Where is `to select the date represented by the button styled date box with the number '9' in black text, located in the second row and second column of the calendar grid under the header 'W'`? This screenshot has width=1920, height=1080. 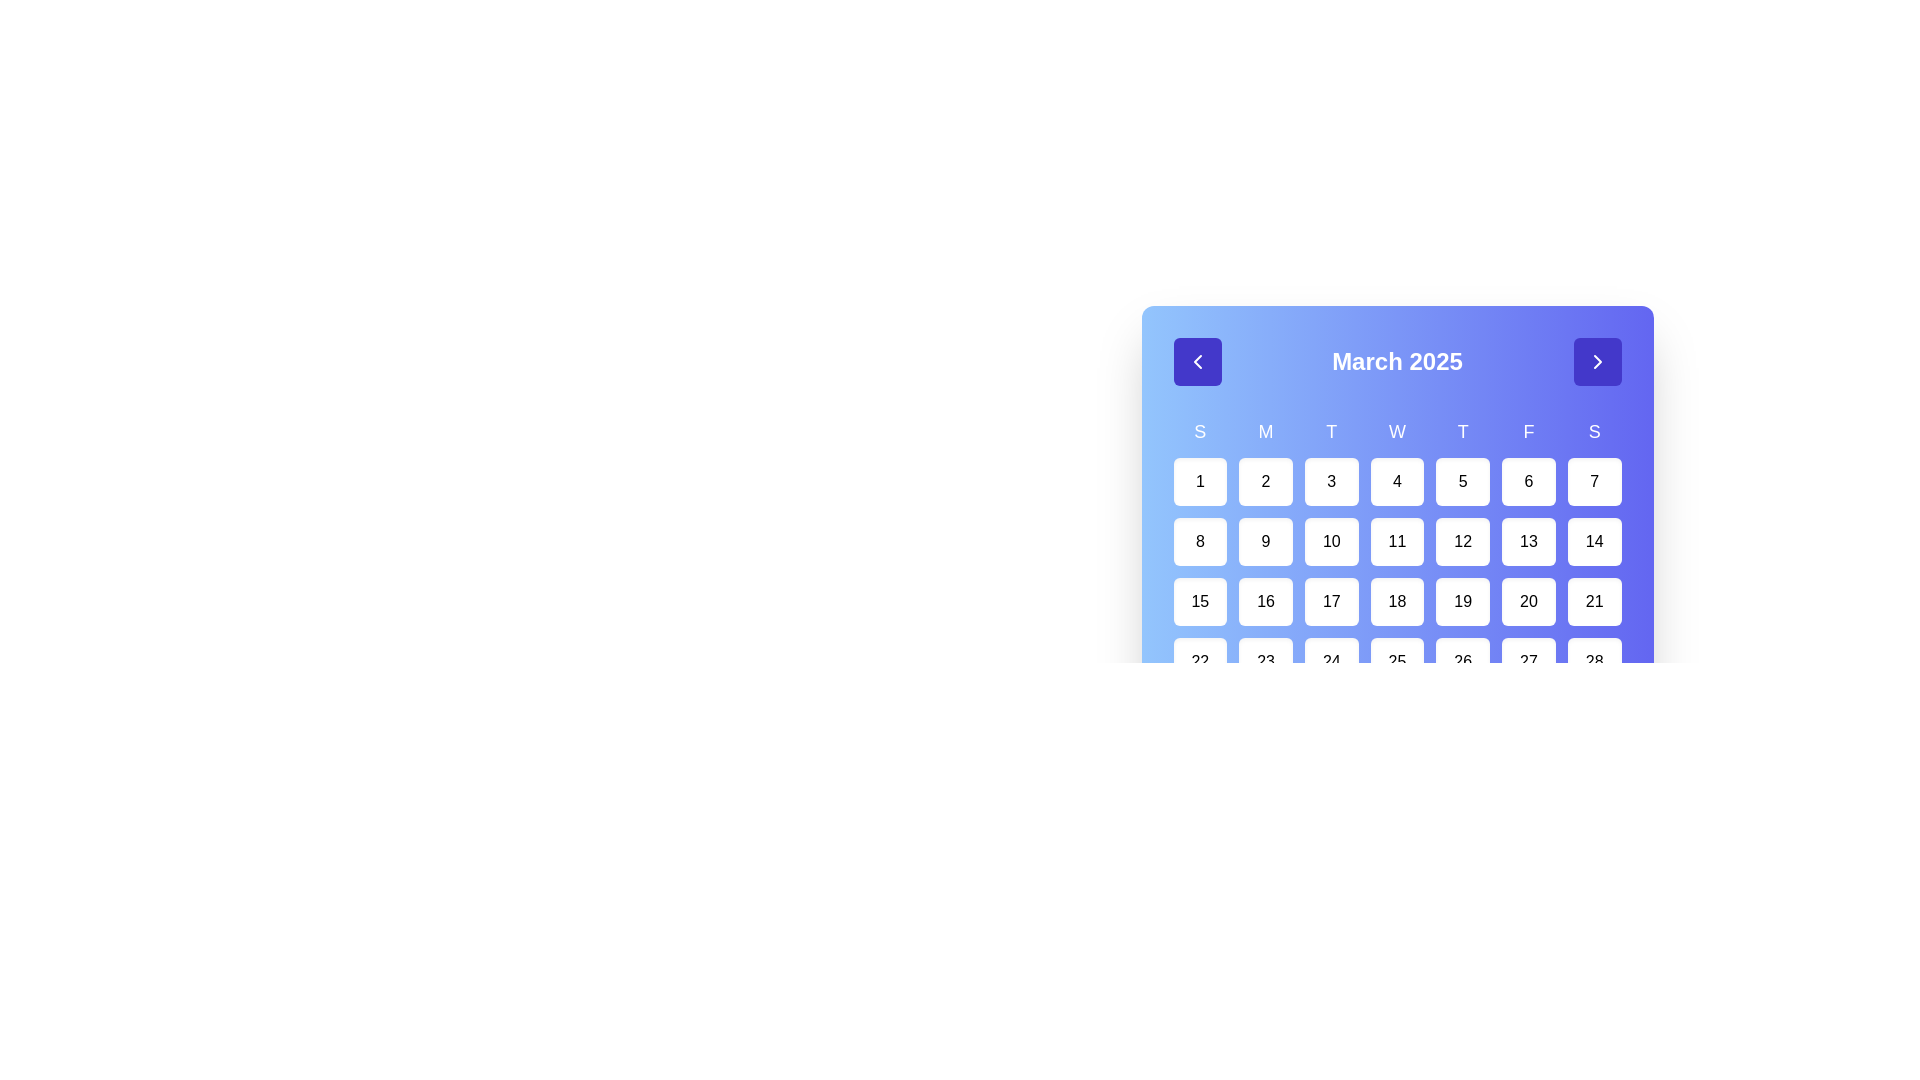 to select the date represented by the button styled date box with the number '9' in black text, located in the second row and second column of the calendar grid under the header 'W' is located at coordinates (1265, 542).